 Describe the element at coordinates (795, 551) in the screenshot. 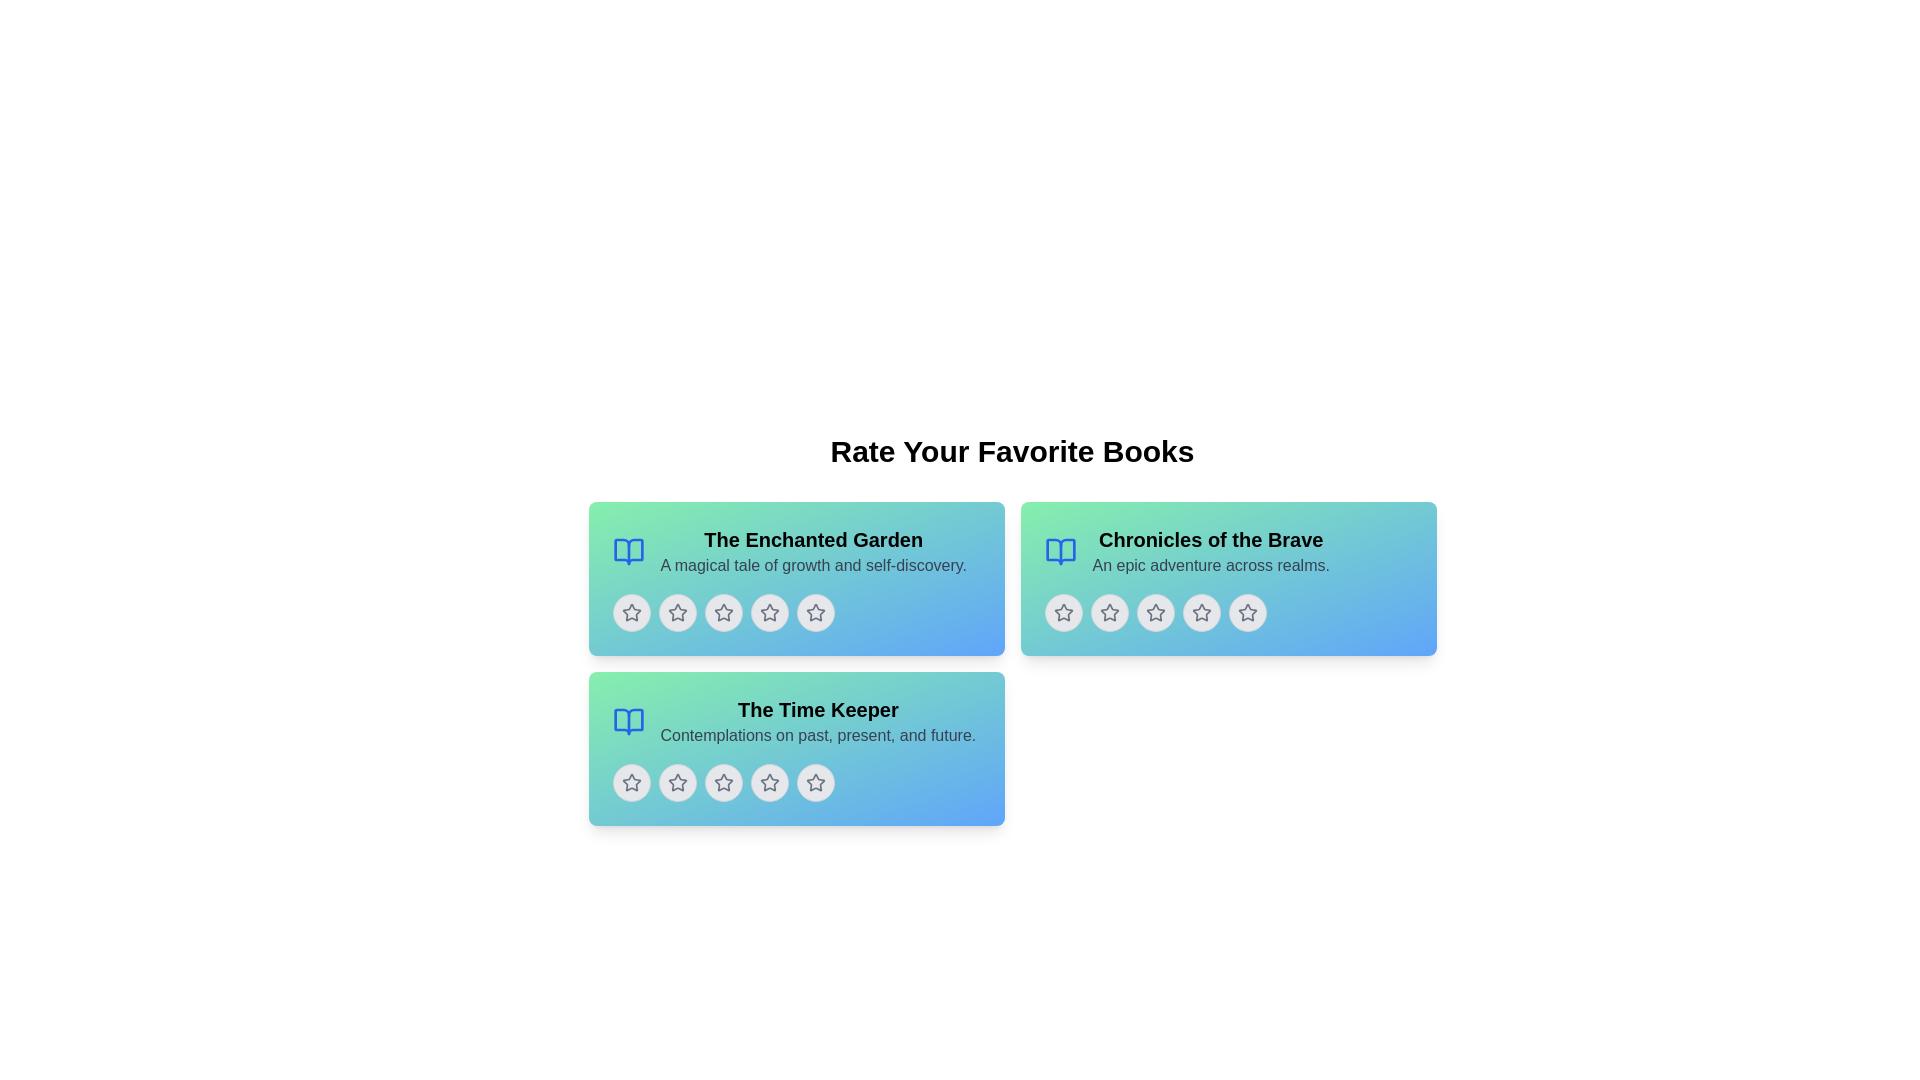

I see `information displayed in the text block with a title and description located in the top-left card of the grid, which is centrally aligned above the rating stars` at that location.